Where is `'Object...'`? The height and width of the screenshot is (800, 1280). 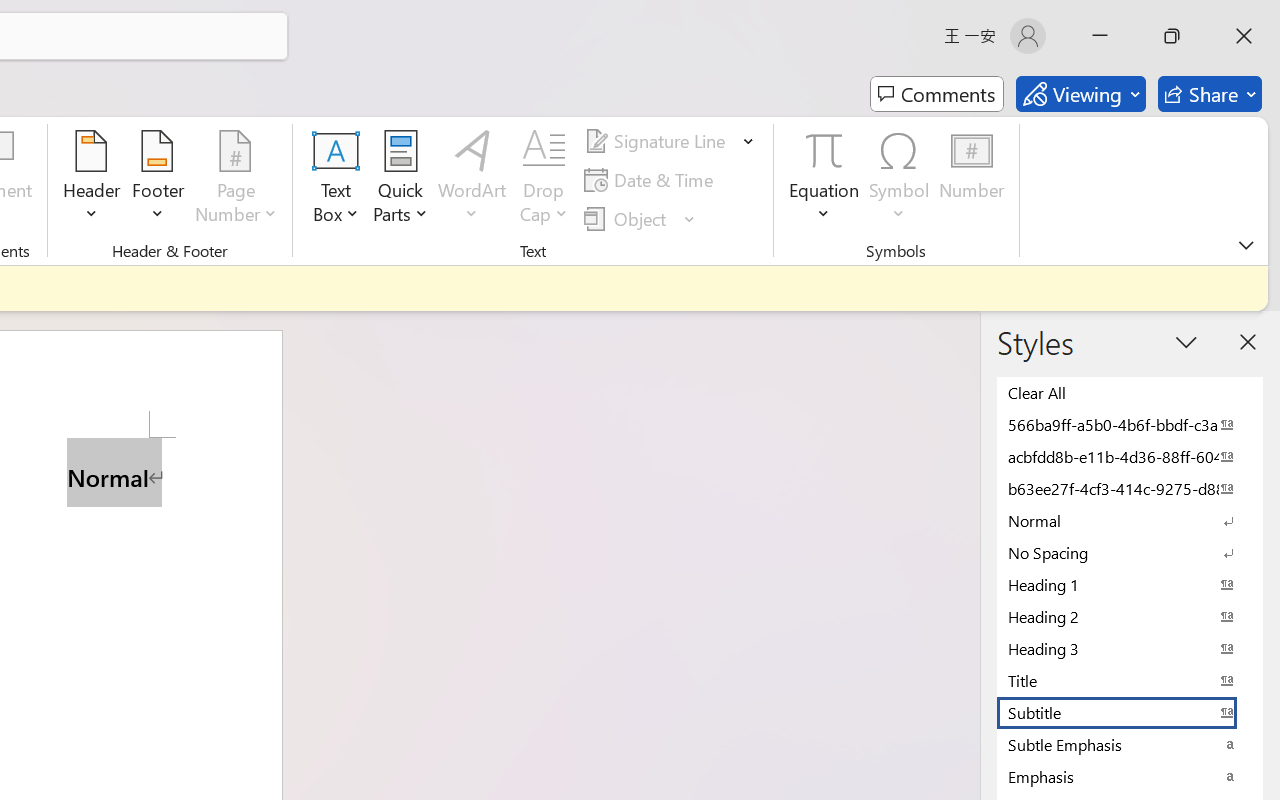 'Object...' is located at coordinates (627, 218).